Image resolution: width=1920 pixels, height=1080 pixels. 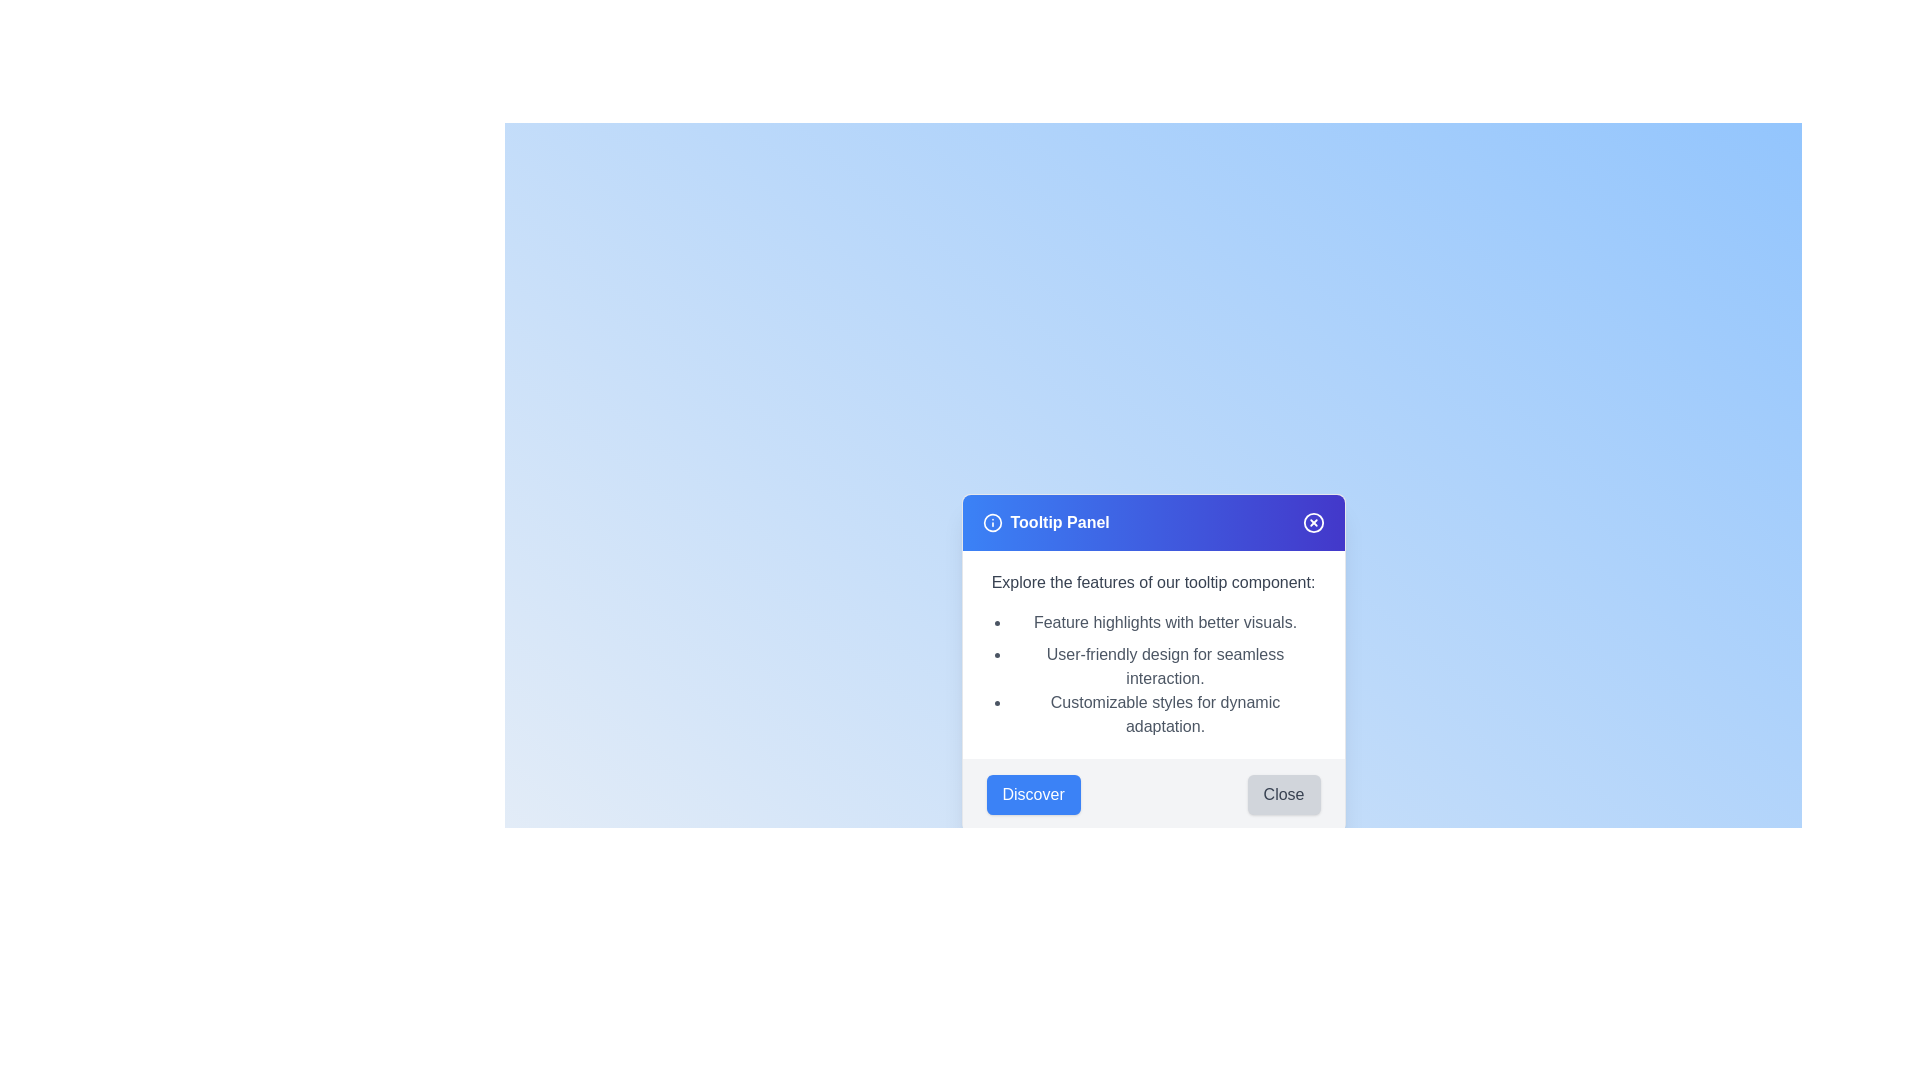 I want to click on the Text Label that serves as the title of the tooltip panel, located centrally in the blue header, next to a circular icon, so click(x=1059, y=522).